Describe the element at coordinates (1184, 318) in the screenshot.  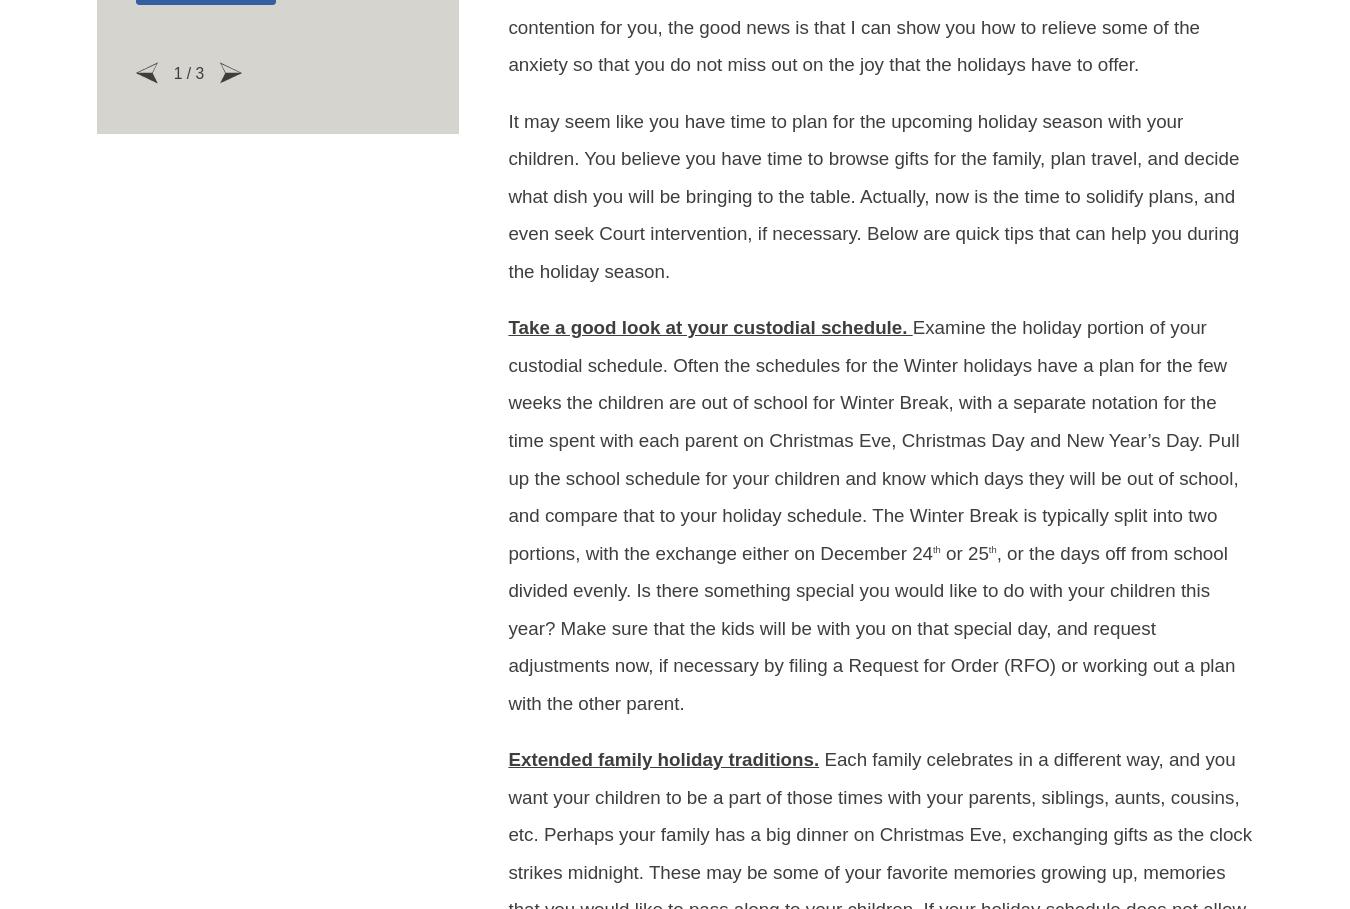
I see `'Next Post'` at that location.